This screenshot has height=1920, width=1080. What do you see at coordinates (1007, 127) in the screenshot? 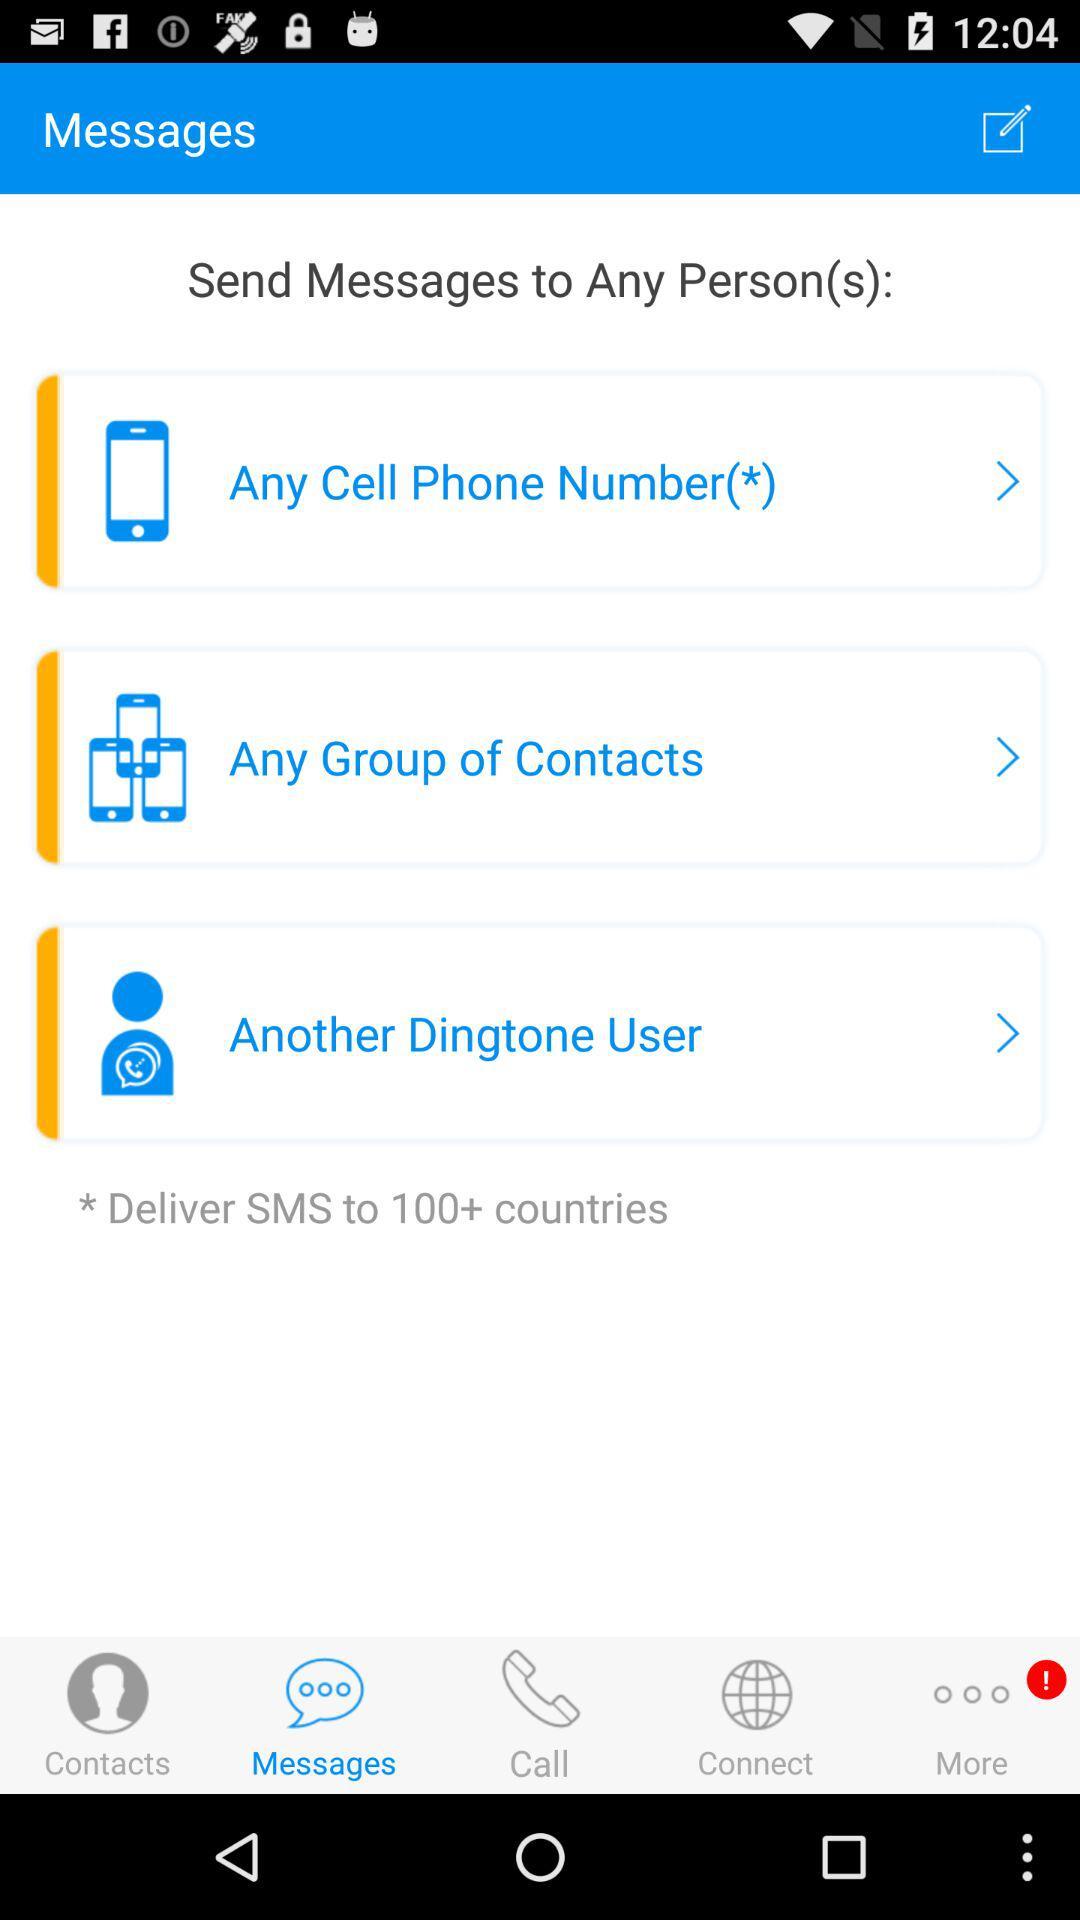
I see `write message` at bounding box center [1007, 127].